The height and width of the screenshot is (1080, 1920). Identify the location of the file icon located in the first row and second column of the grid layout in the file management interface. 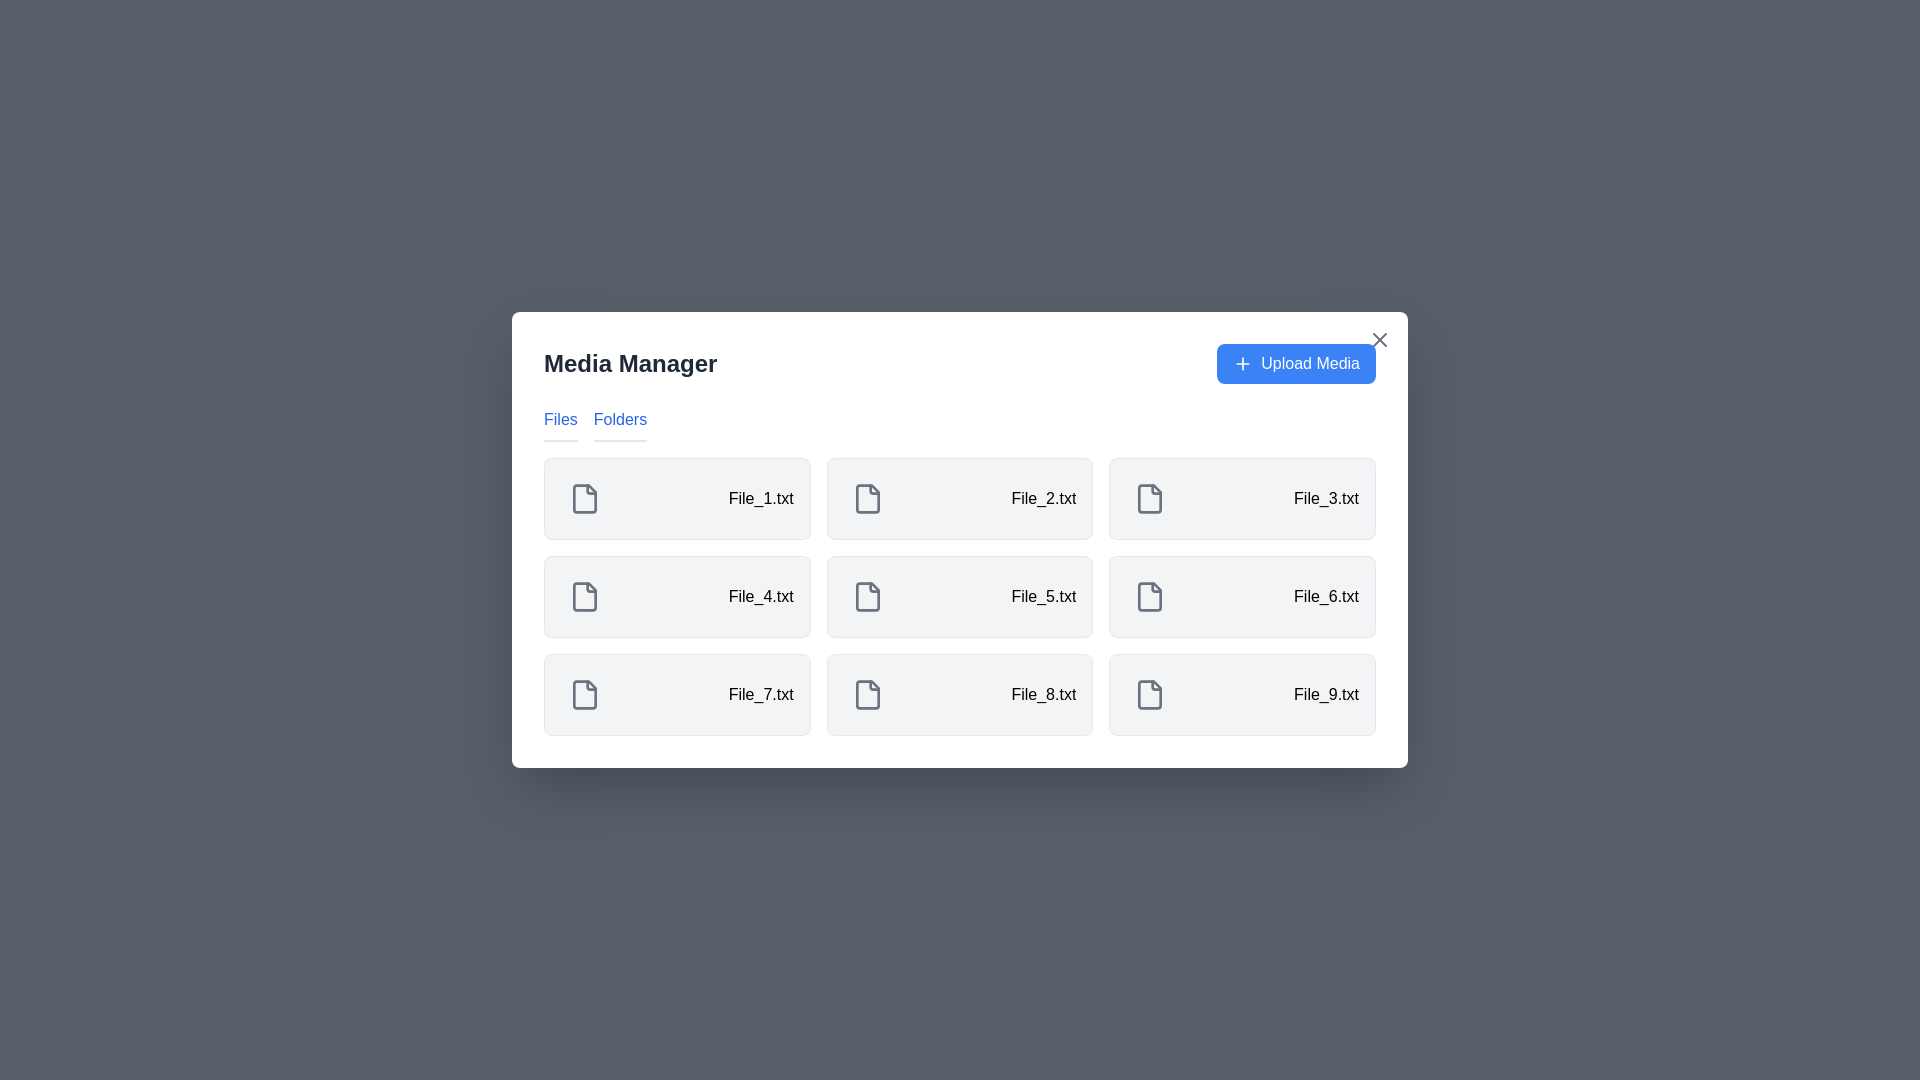
(867, 497).